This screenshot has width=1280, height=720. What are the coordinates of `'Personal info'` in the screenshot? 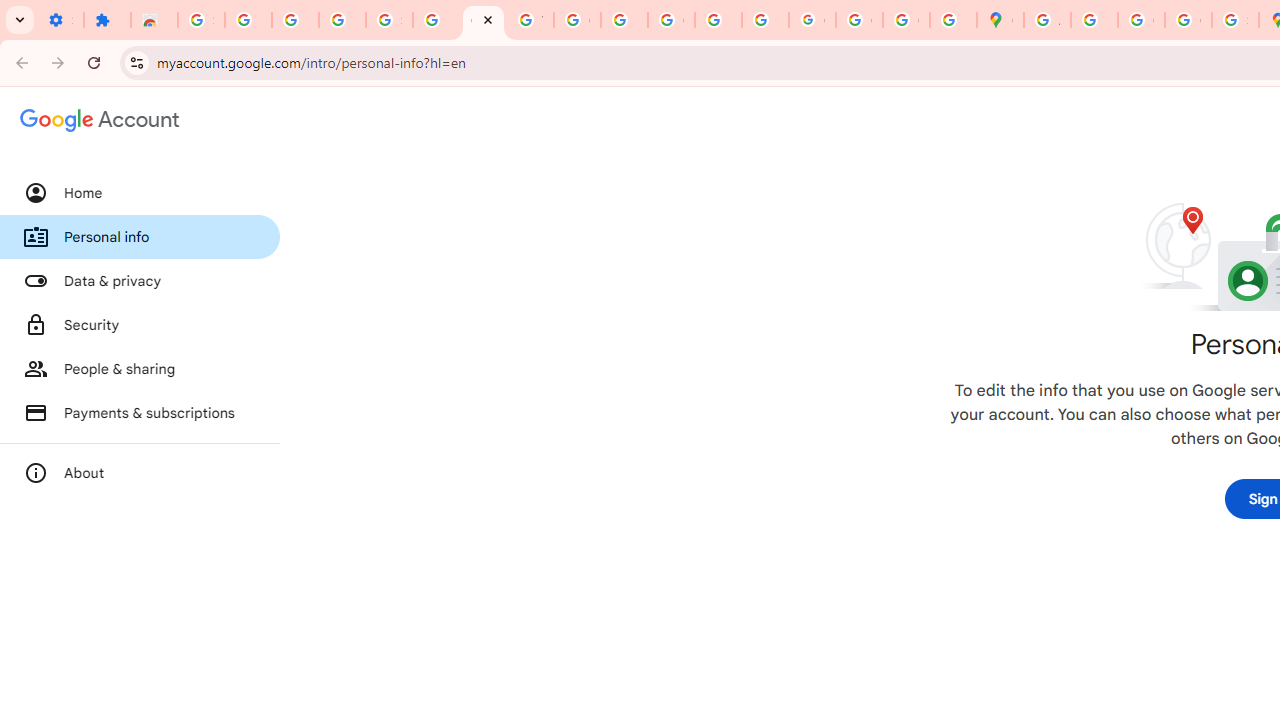 It's located at (139, 236).